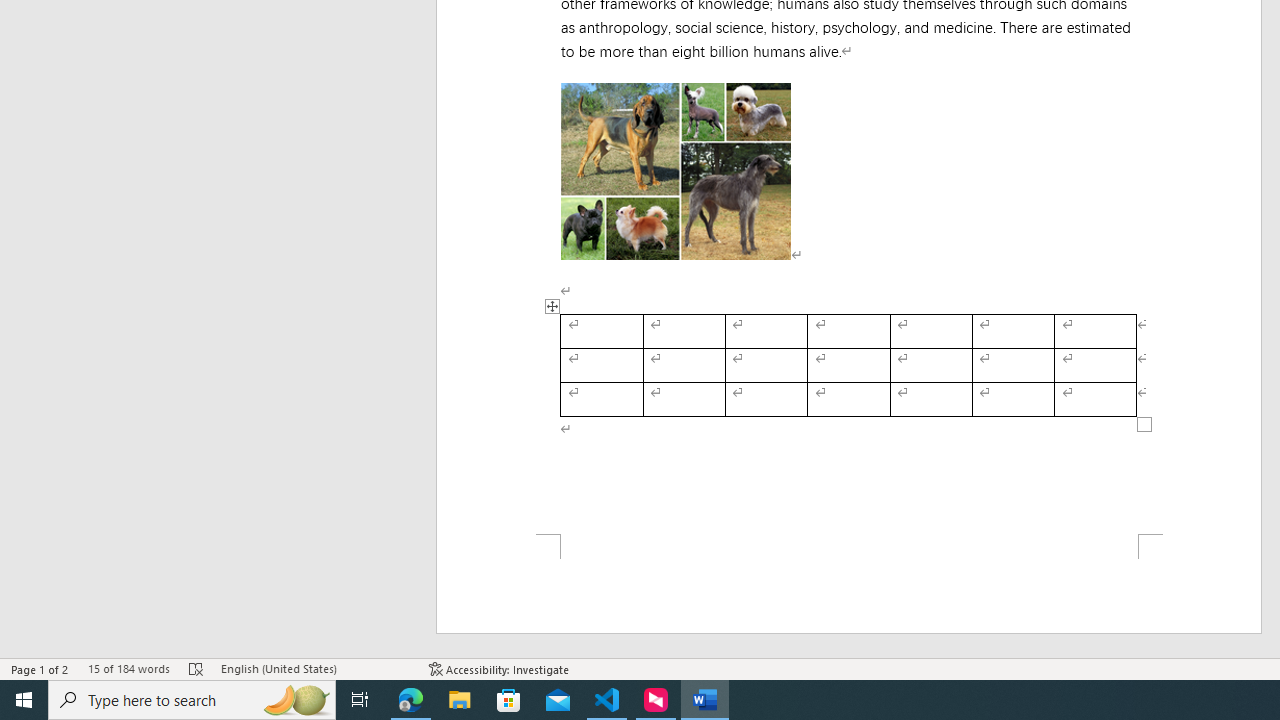 The width and height of the screenshot is (1280, 720). I want to click on 'Word Count 15 of 184 words', so click(127, 669).